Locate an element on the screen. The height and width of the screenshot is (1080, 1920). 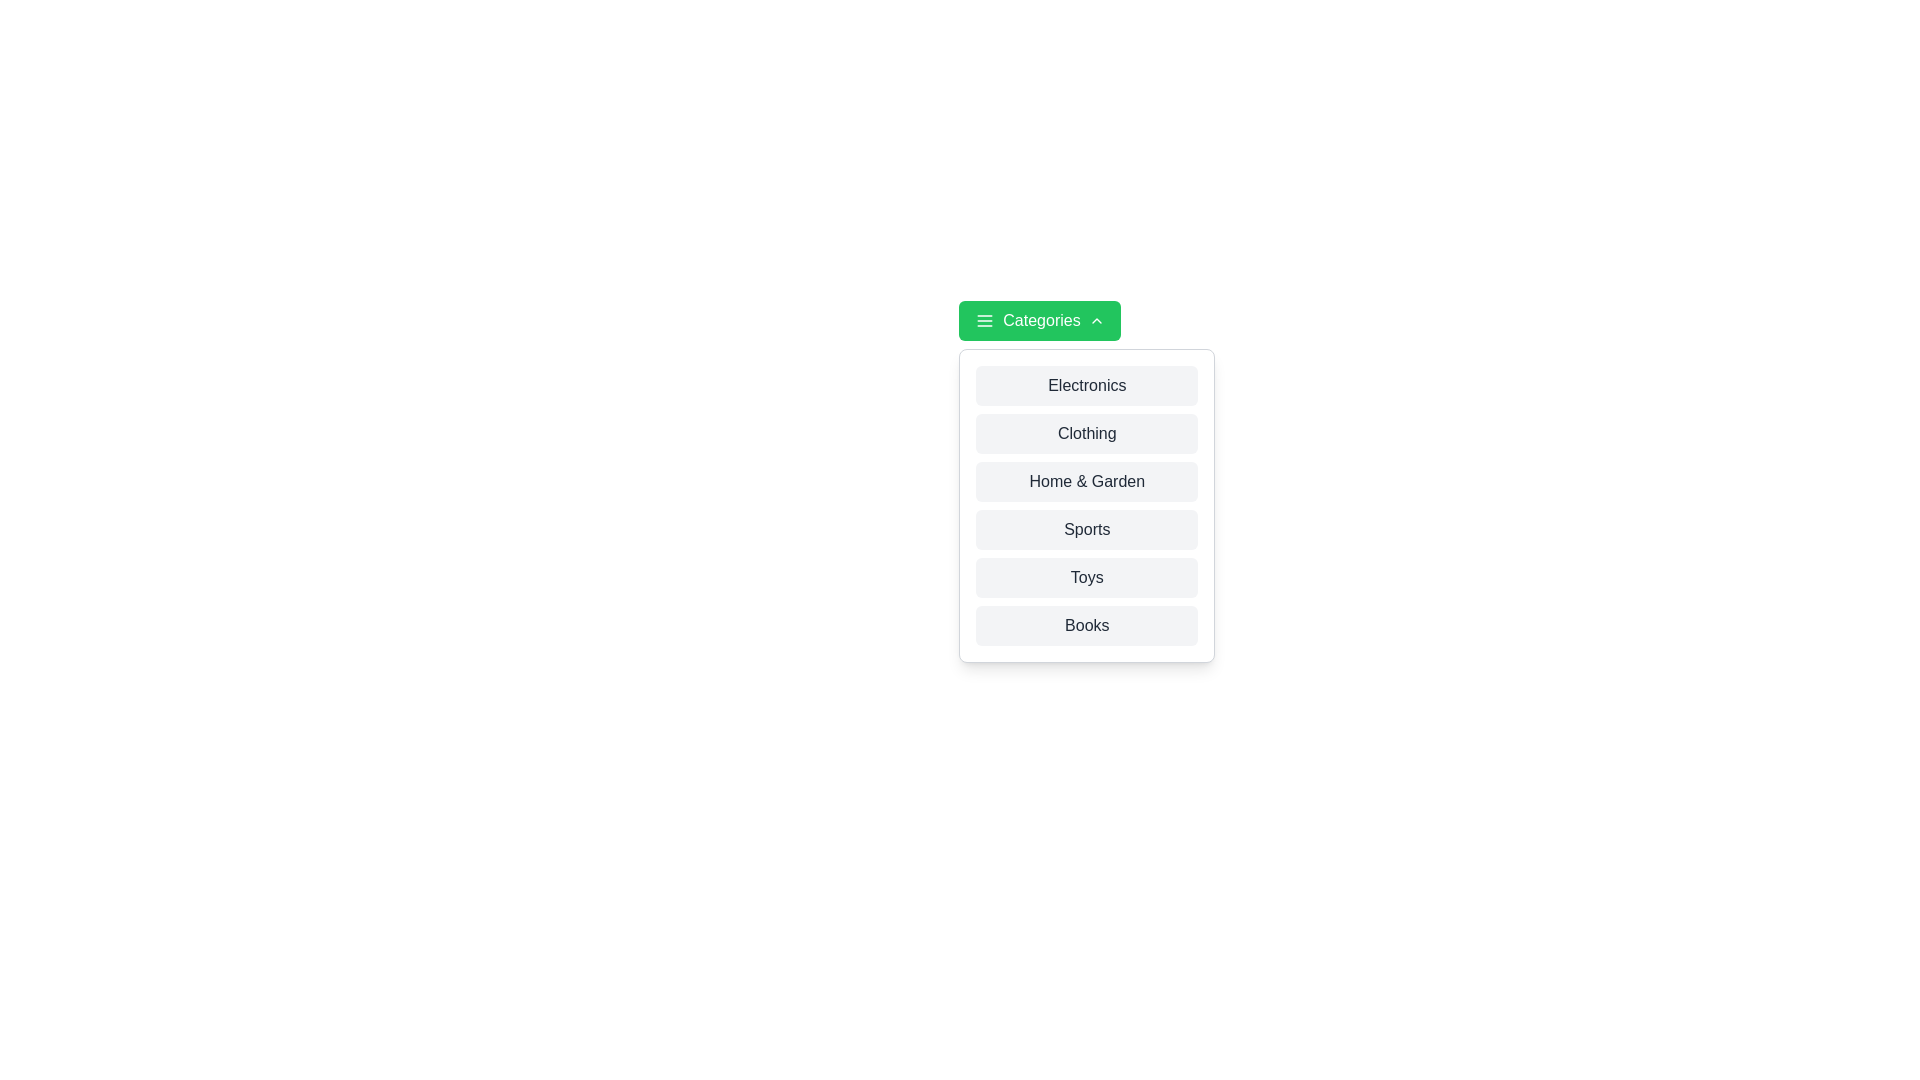
the 'Sports' button, which is the fourth button in a vertical list, located between the 'Home & Garden' button and the 'Toys' button is located at coordinates (1086, 528).